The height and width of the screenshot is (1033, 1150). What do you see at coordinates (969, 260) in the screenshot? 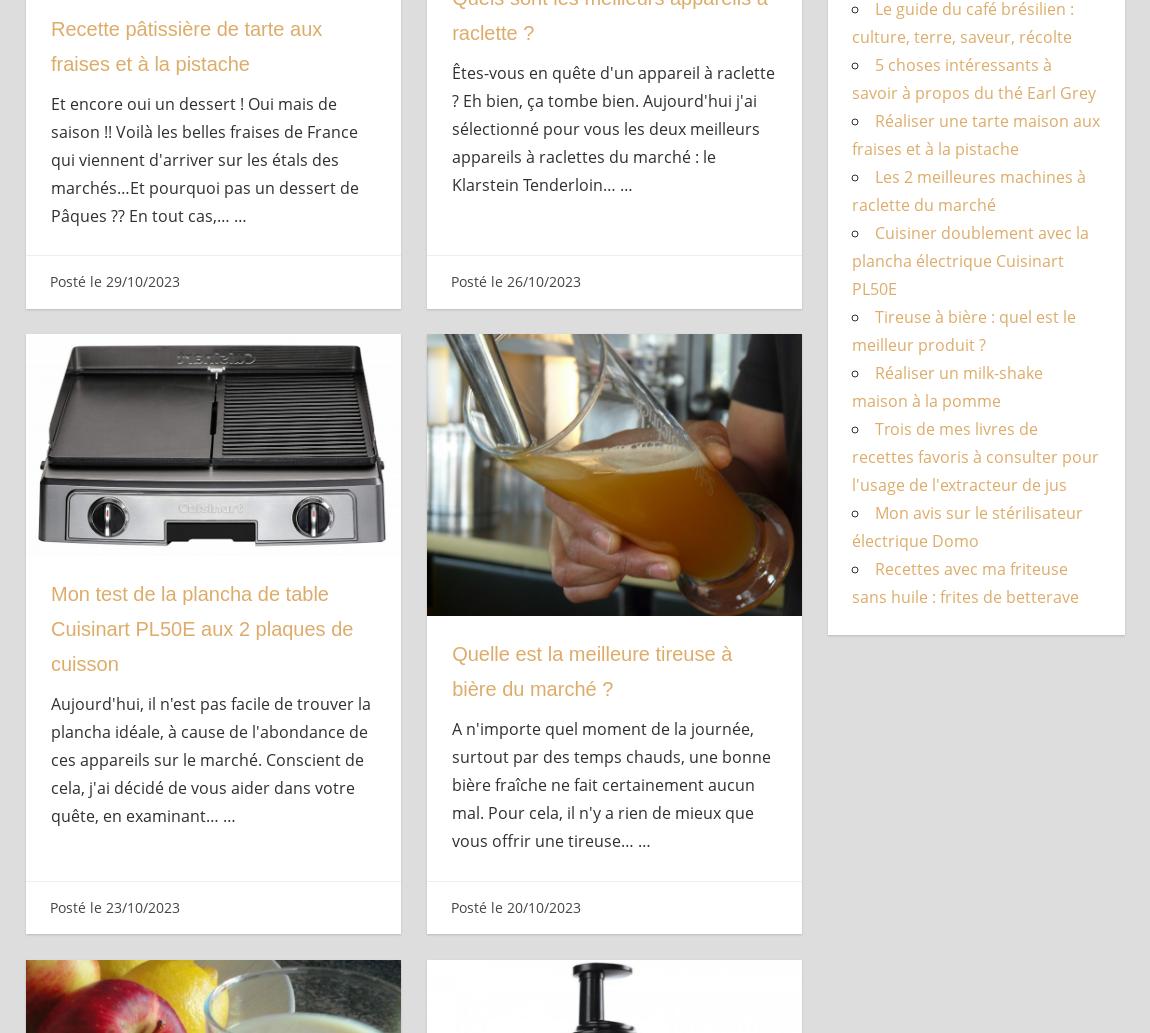
I see `'Cuisiner doublement avec la plancha électrique Cuisinart PL50E'` at bounding box center [969, 260].